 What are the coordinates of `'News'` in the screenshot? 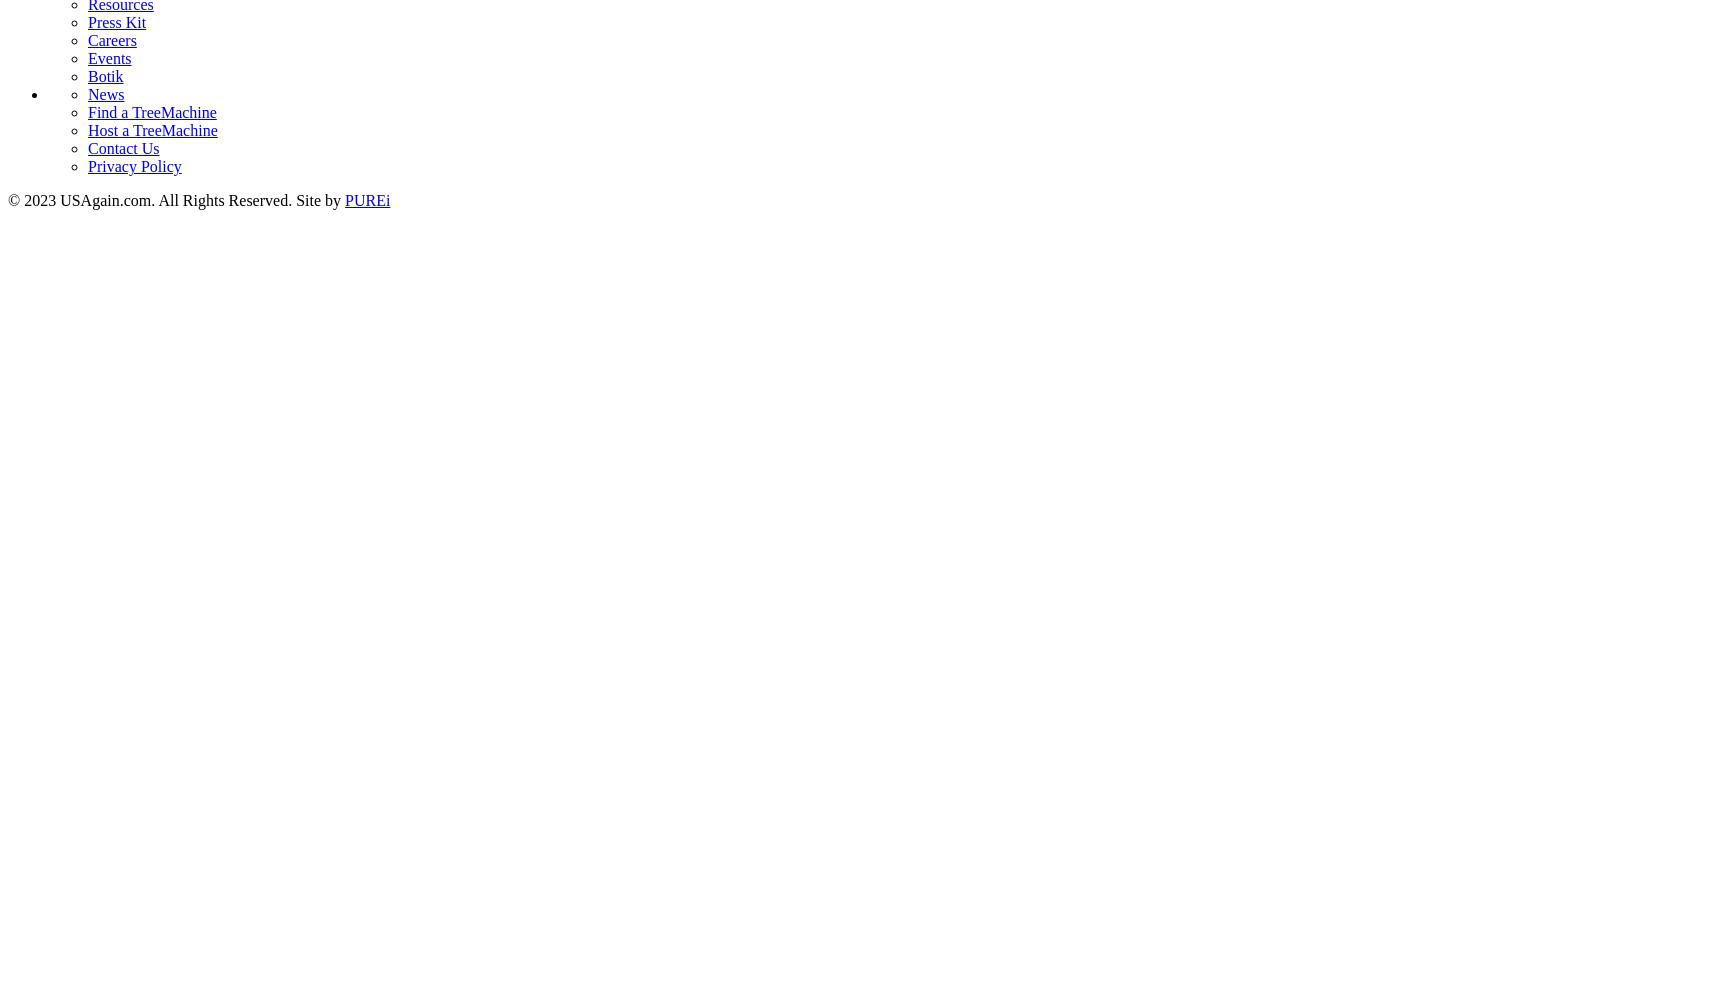 It's located at (105, 92).